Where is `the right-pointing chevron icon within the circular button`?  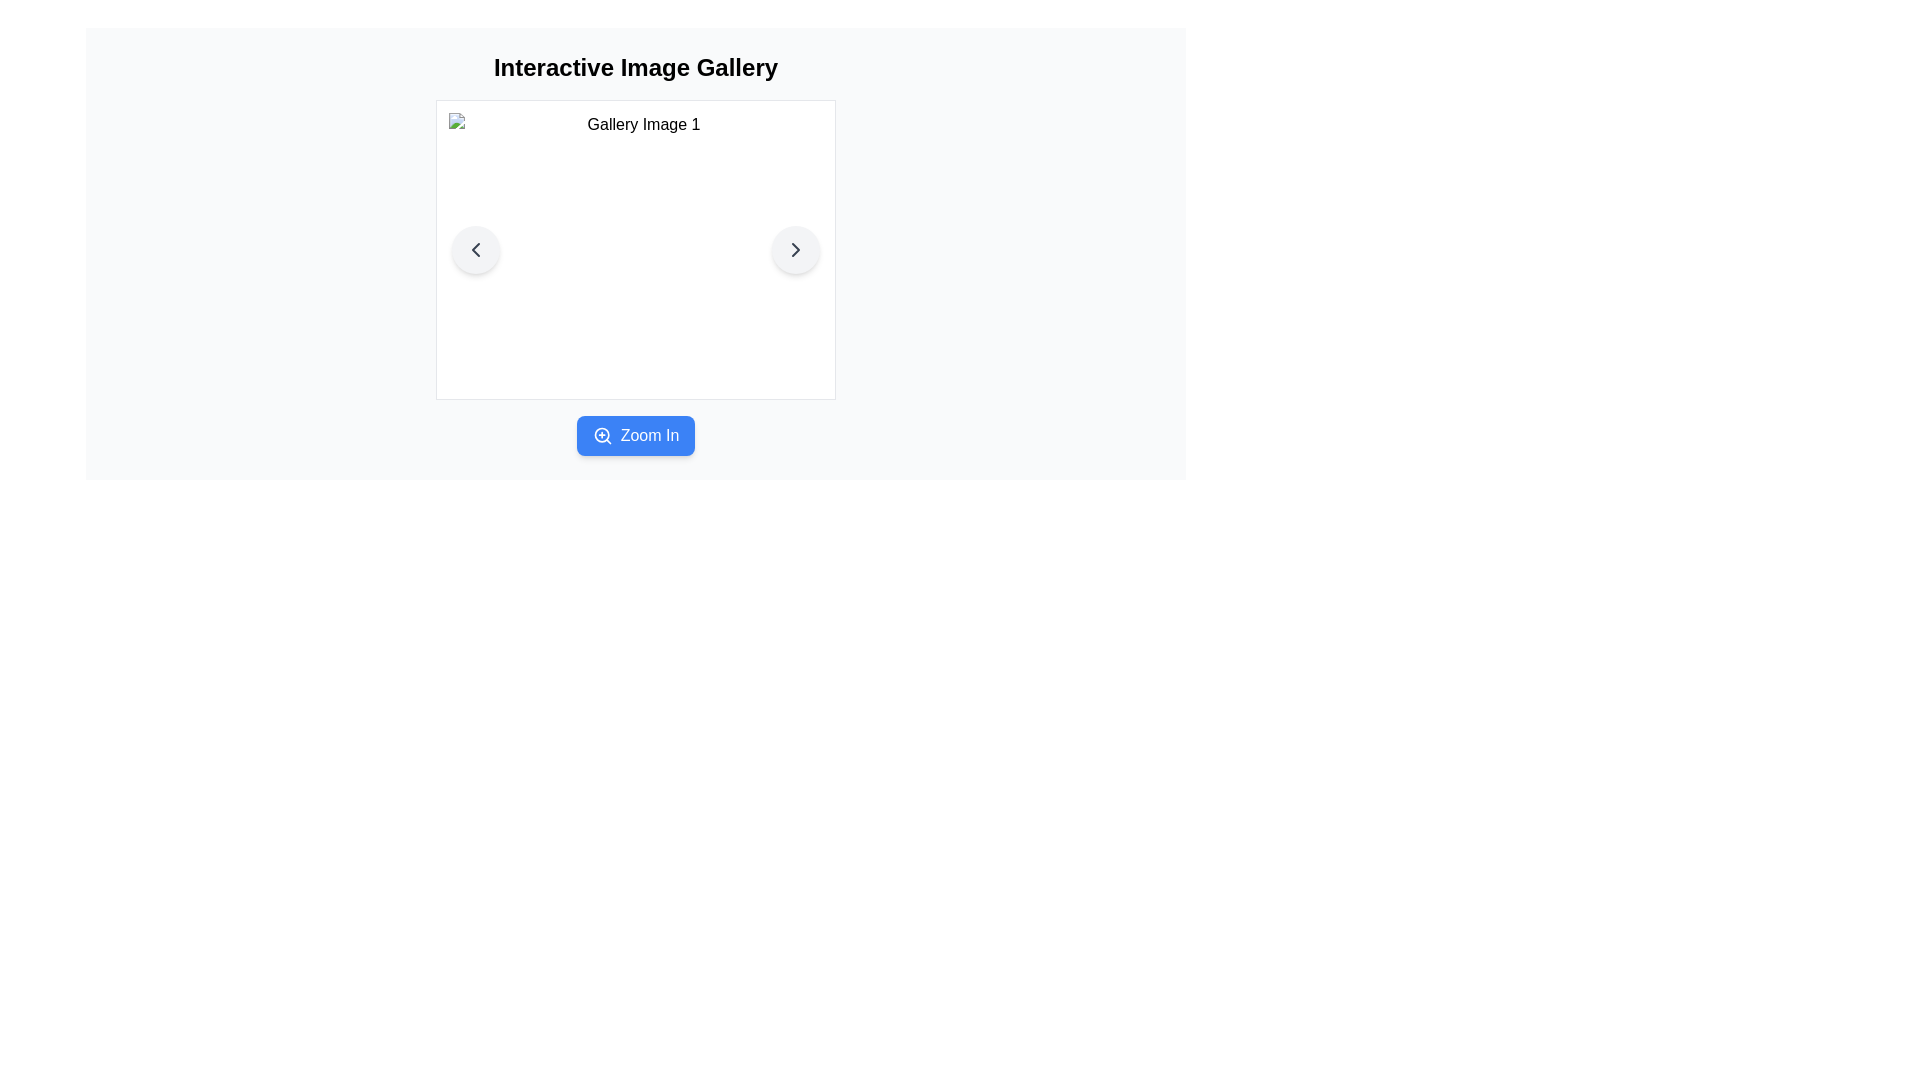 the right-pointing chevron icon within the circular button is located at coordinates (795, 249).